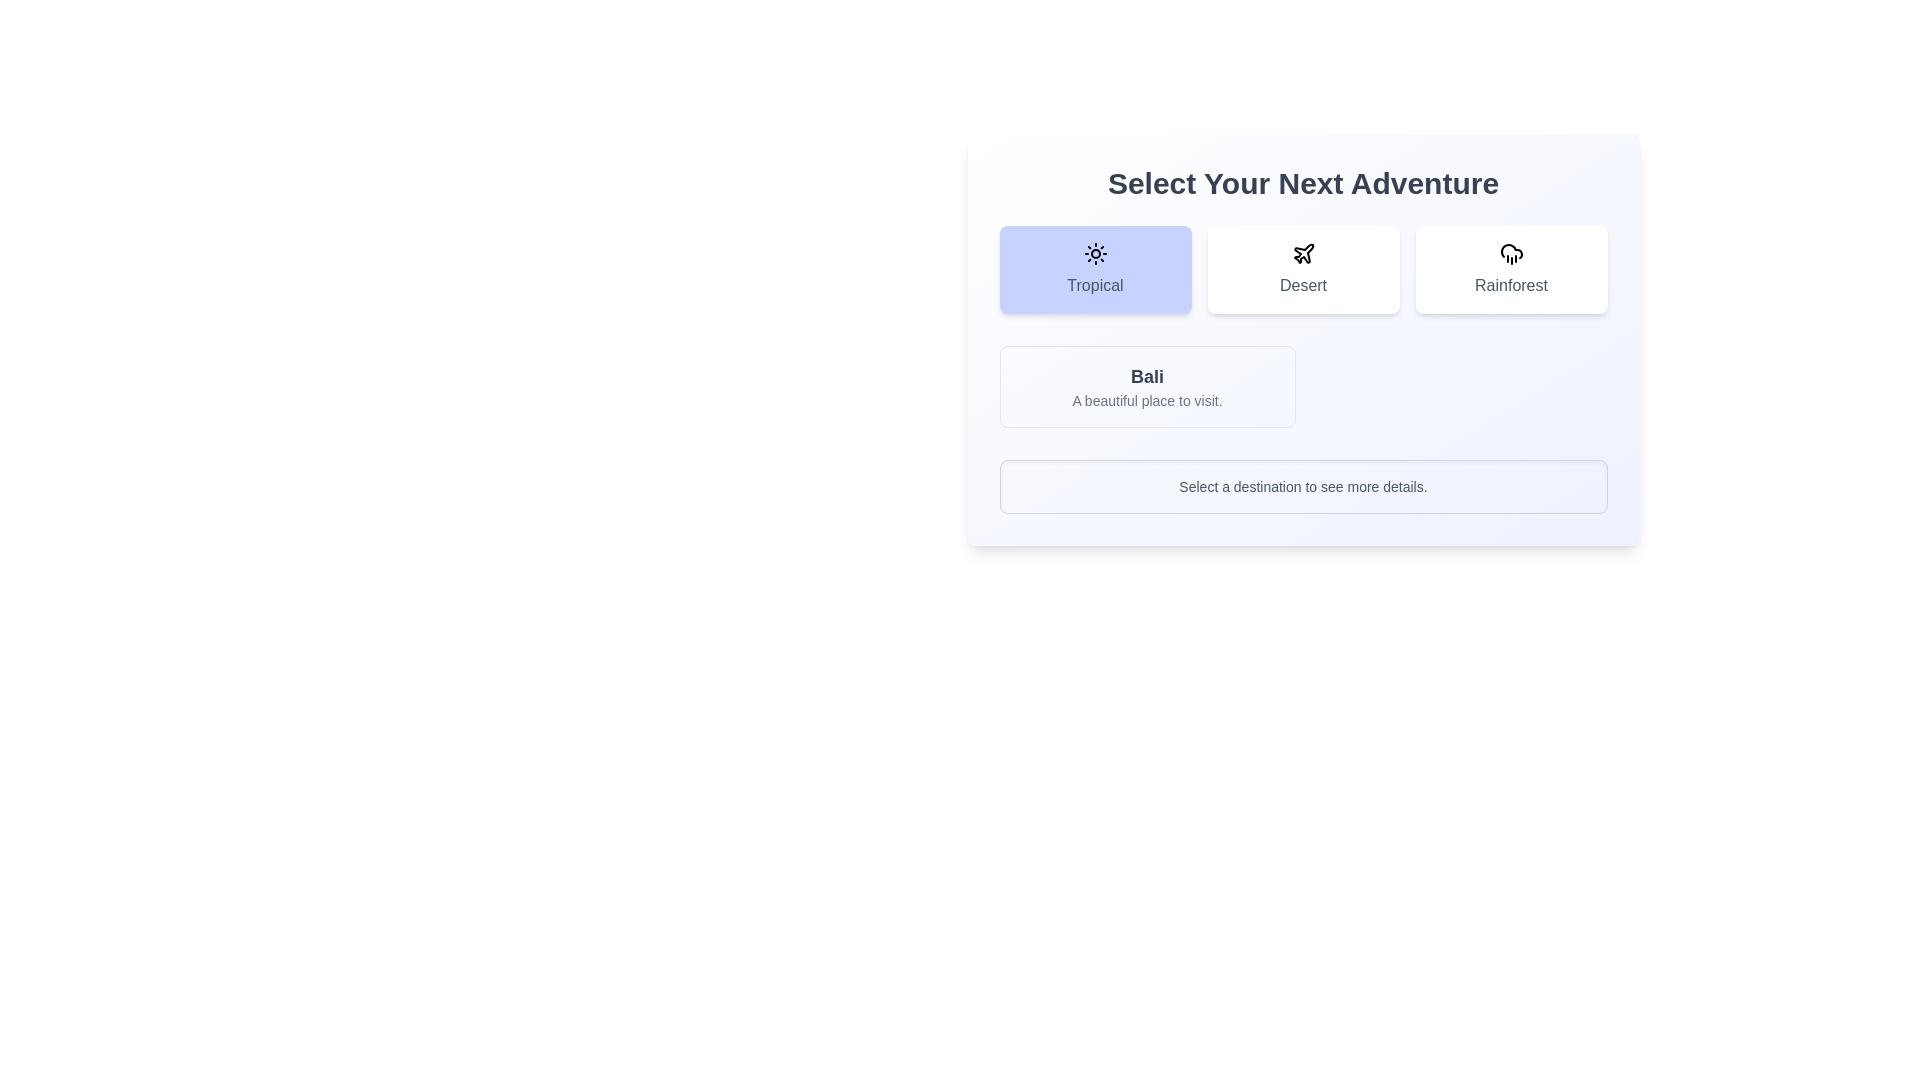 Image resolution: width=1920 pixels, height=1080 pixels. I want to click on the sun icon, which is a circular icon with rays, located at the center-top of the 'Tropical' themed options box, so click(1094, 253).